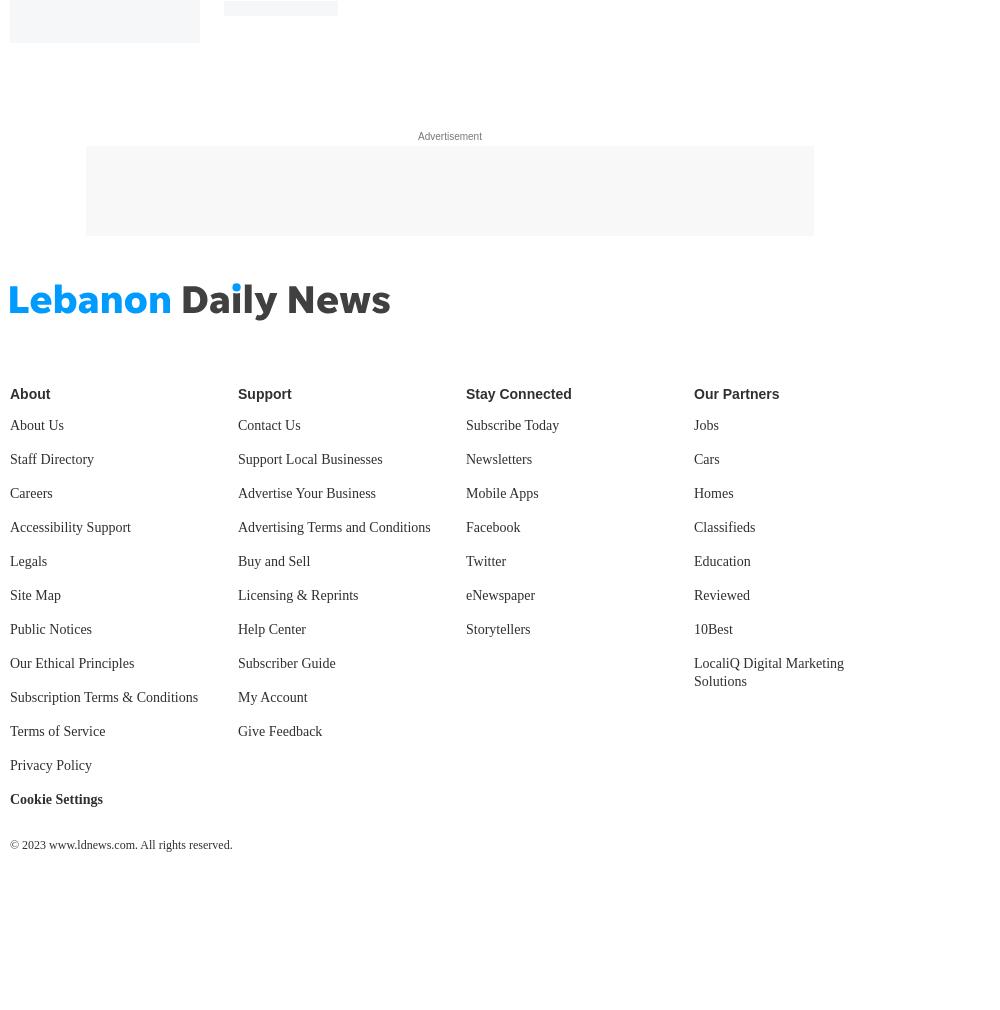  I want to click on 'Twitter', so click(485, 559).